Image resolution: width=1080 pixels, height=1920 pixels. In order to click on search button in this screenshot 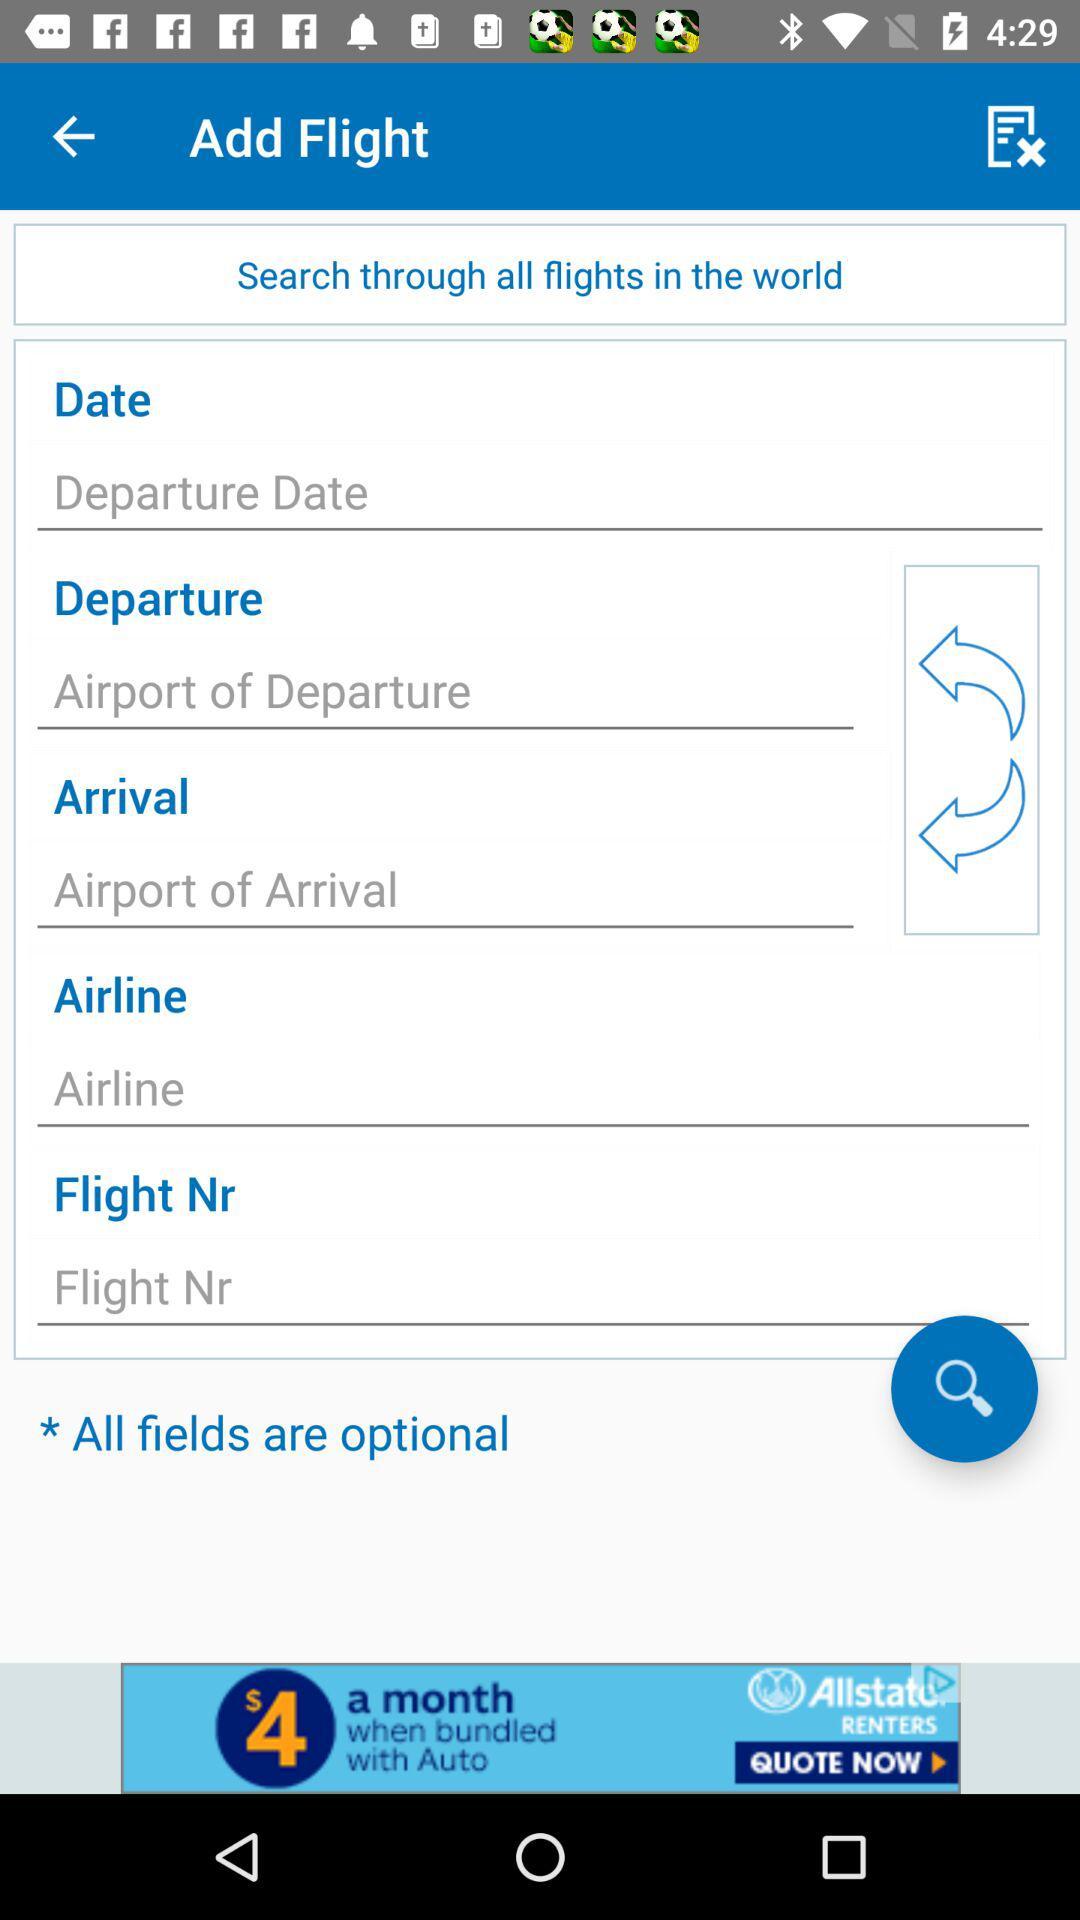, I will do `click(532, 1292)`.